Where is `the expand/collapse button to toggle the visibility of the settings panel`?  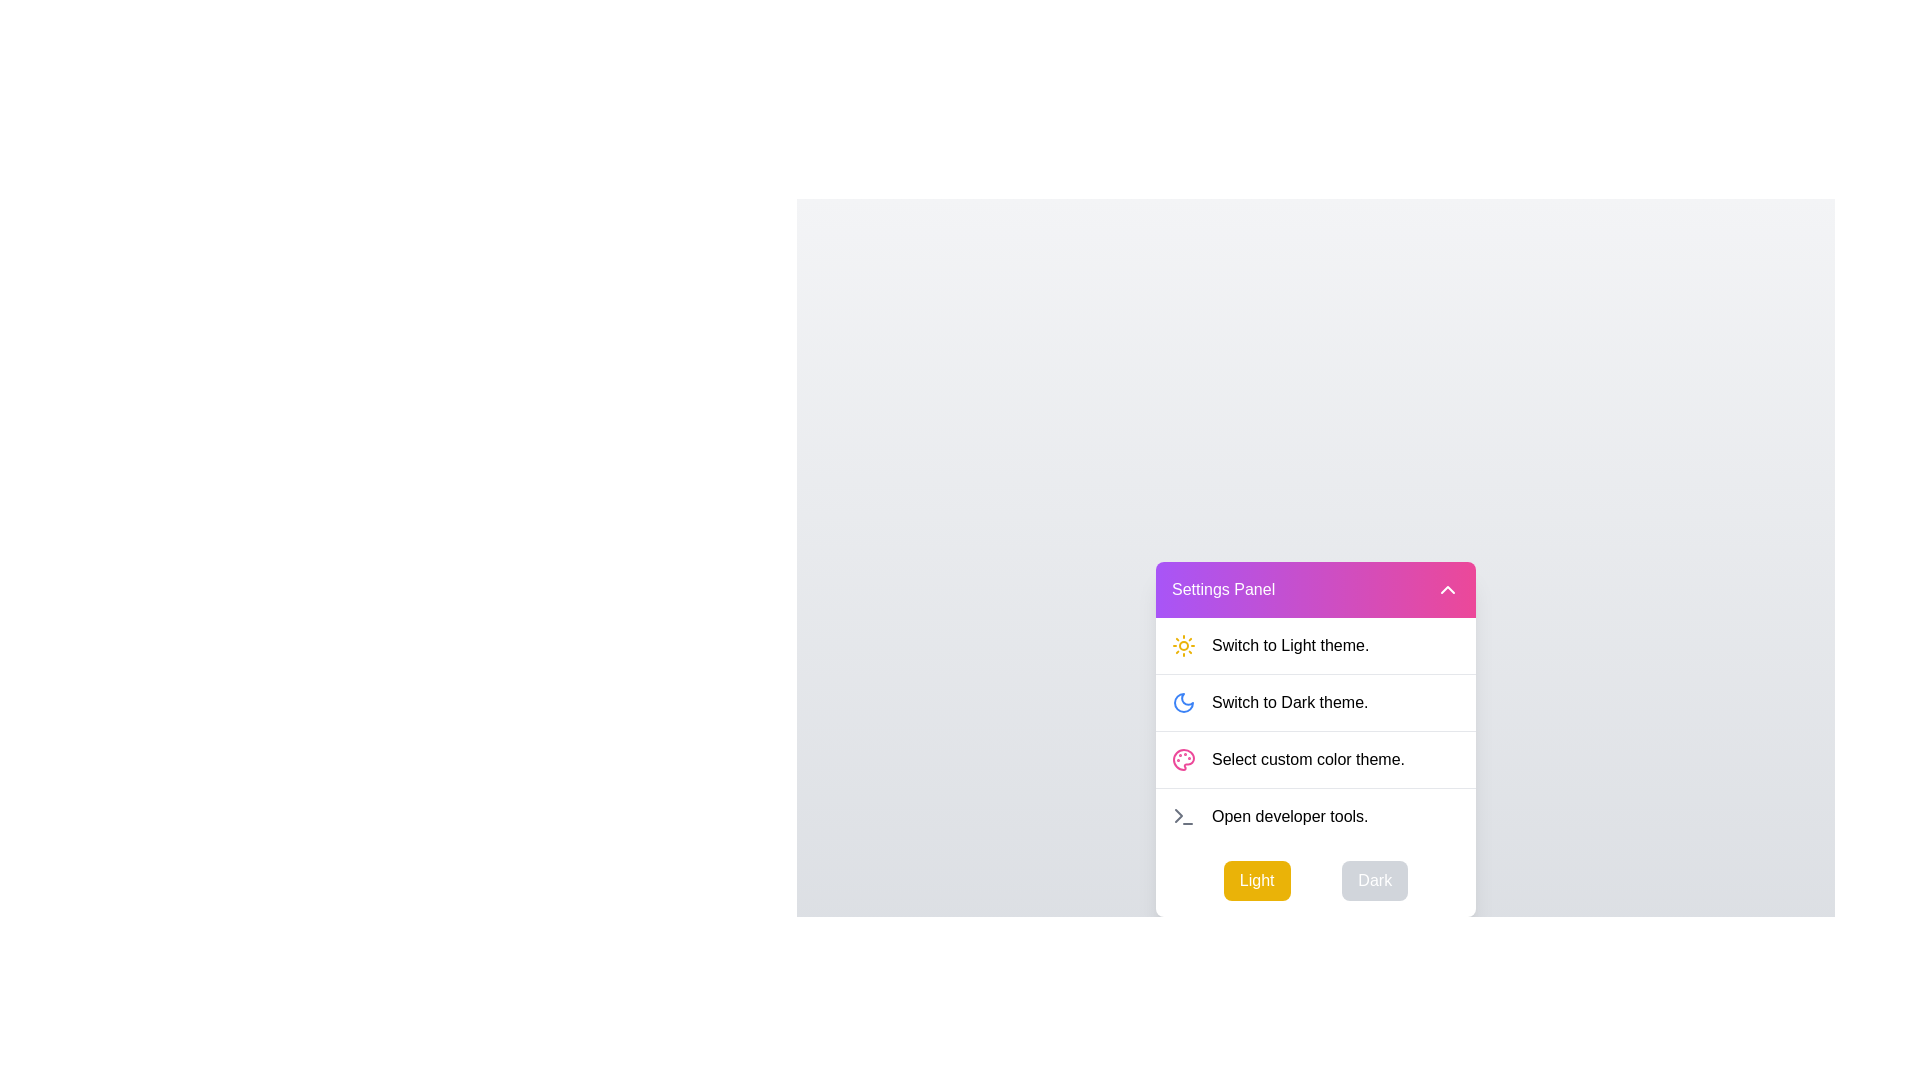 the expand/collapse button to toggle the visibility of the settings panel is located at coordinates (1448, 588).